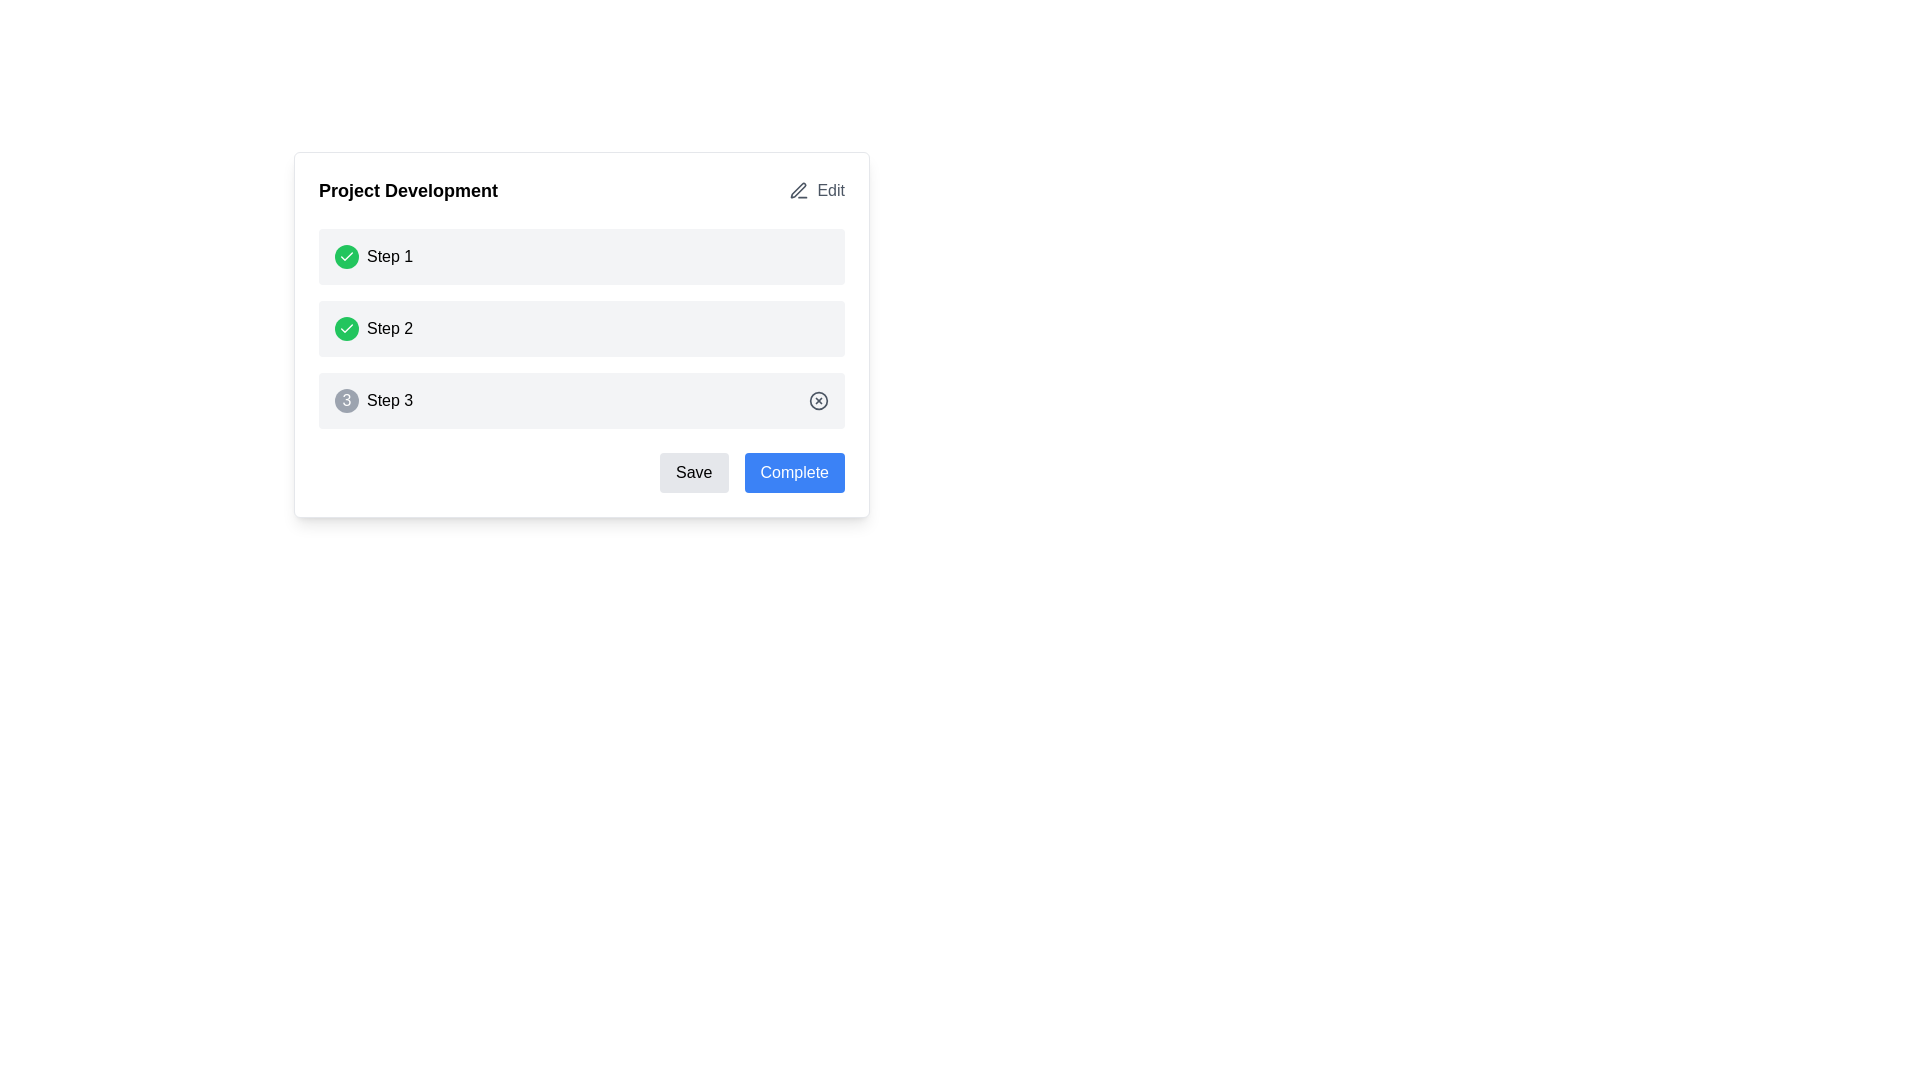  Describe the element at coordinates (694, 473) in the screenshot. I see `the leftmost save button located in the bottom-right section of the panel` at that location.